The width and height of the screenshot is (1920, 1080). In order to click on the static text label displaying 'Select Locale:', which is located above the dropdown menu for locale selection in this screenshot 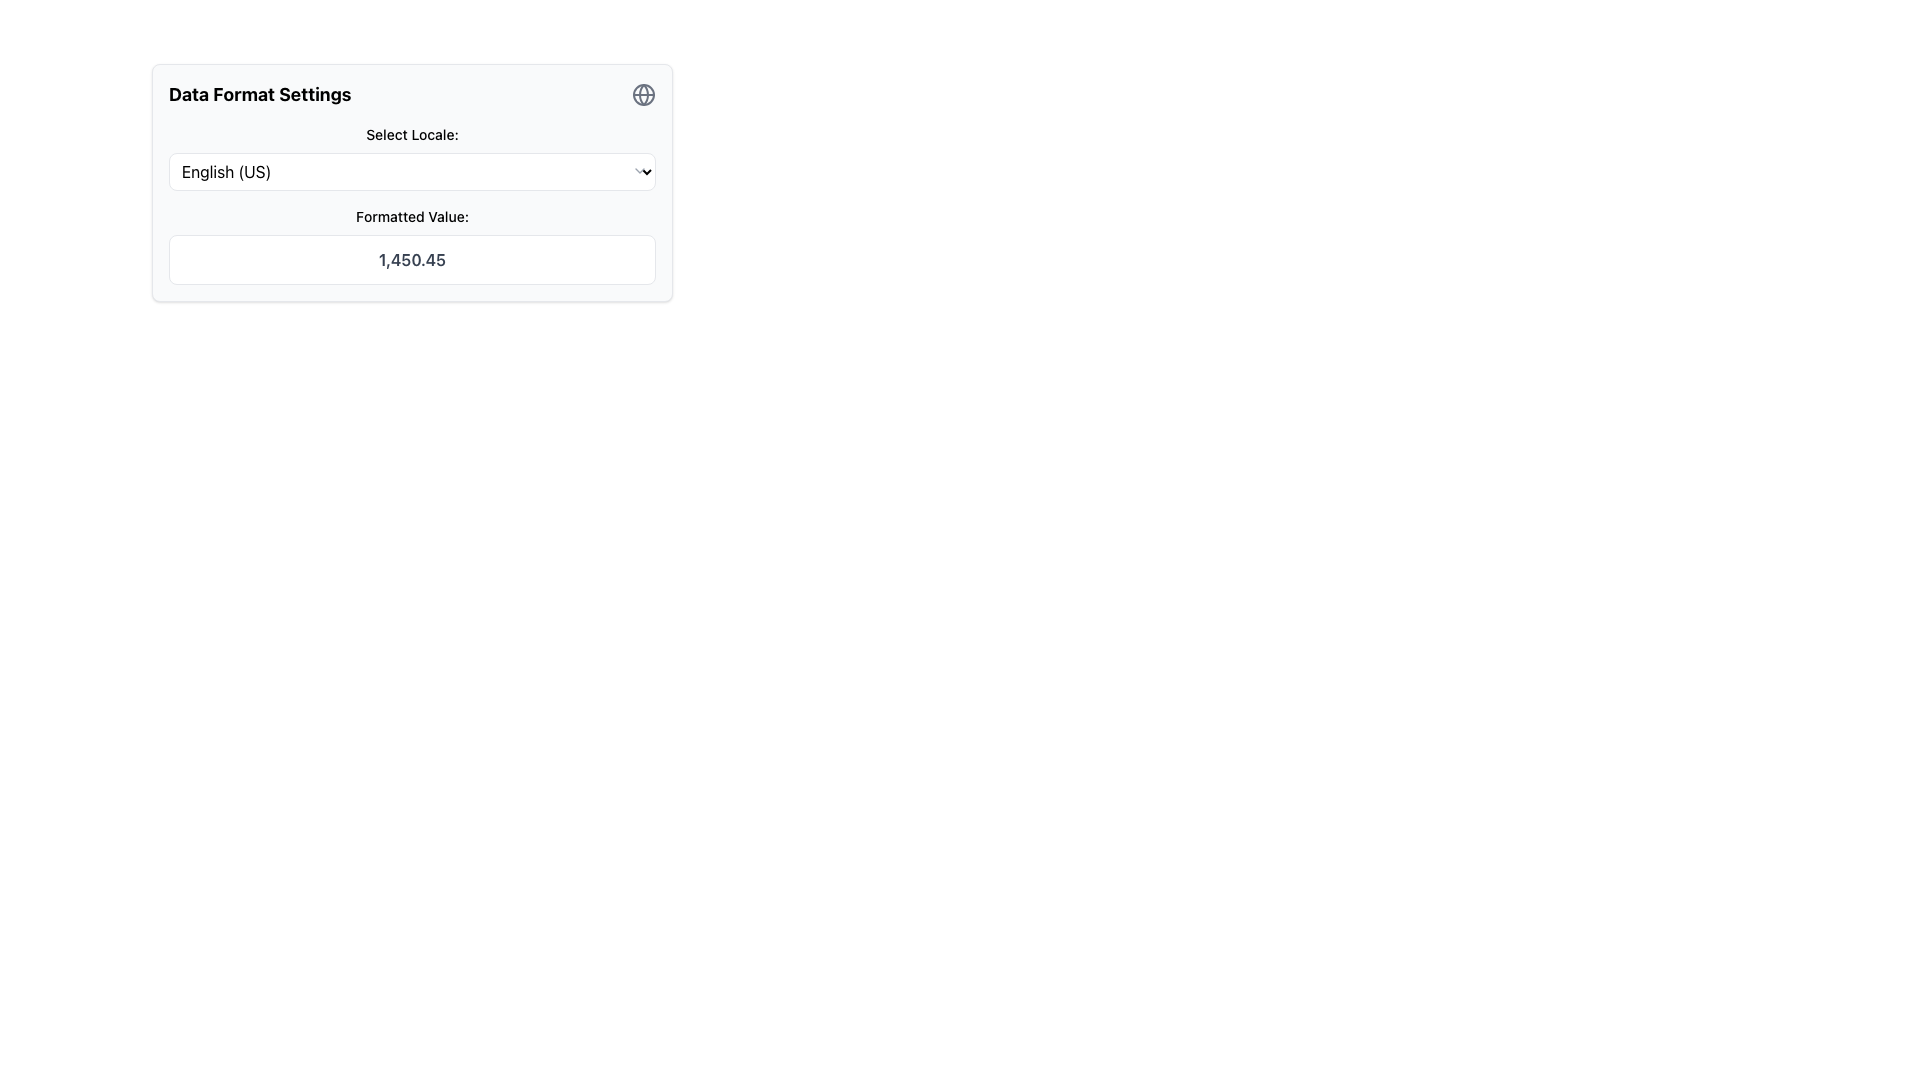, I will do `click(411, 135)`.